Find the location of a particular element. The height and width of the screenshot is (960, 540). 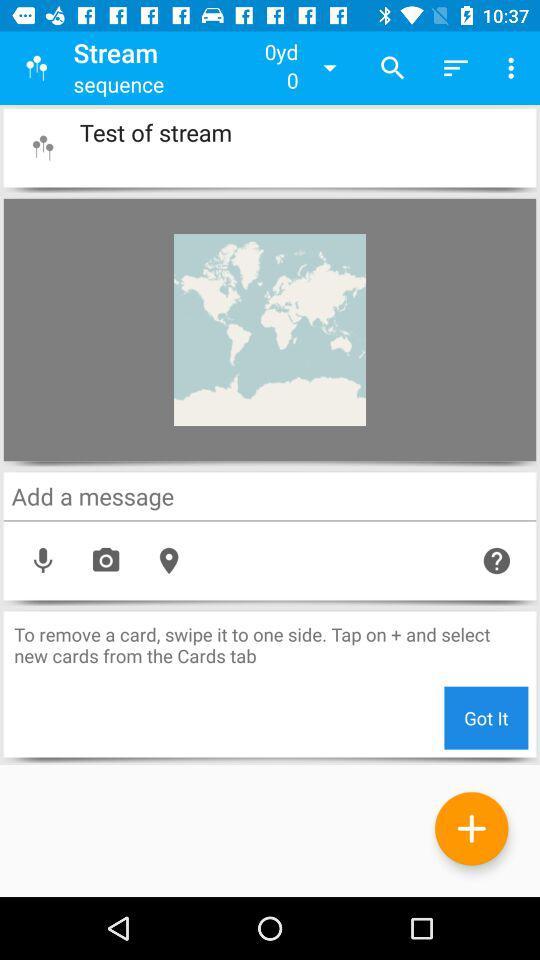

more pages is located at coordinates (471, 828).